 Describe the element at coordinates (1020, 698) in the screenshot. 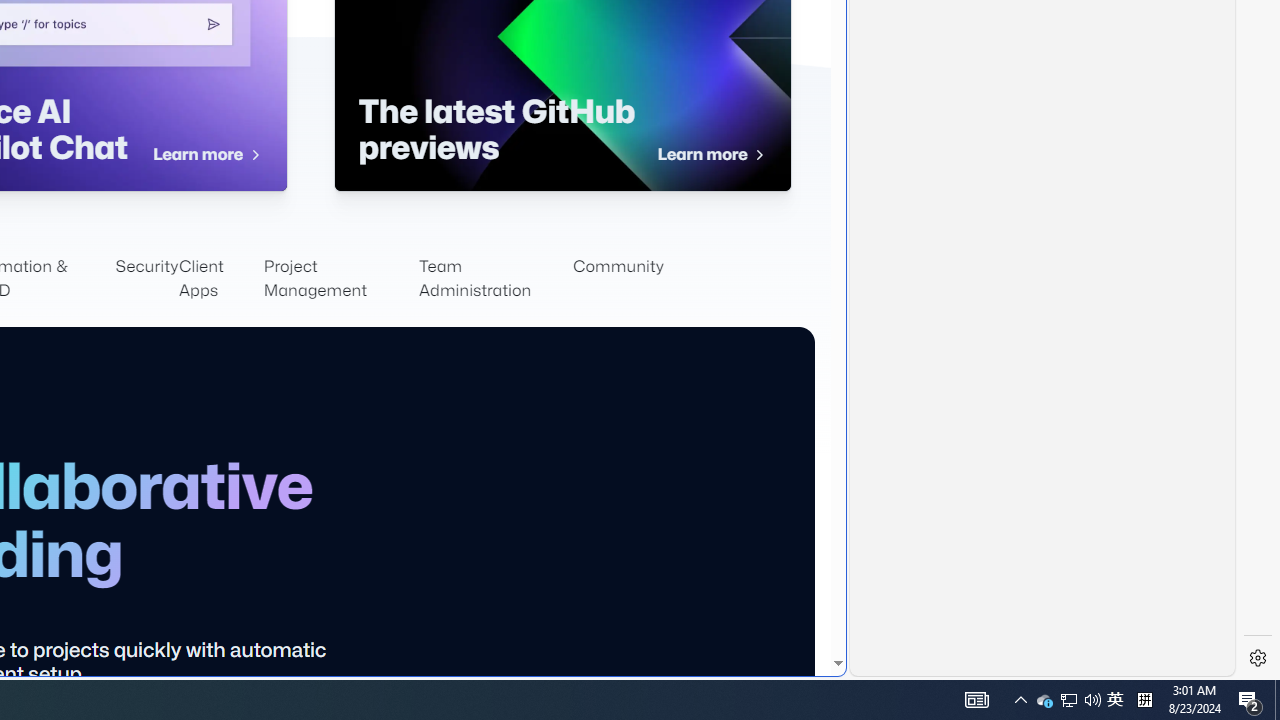

I see `'Notification Chevron'` at that location.